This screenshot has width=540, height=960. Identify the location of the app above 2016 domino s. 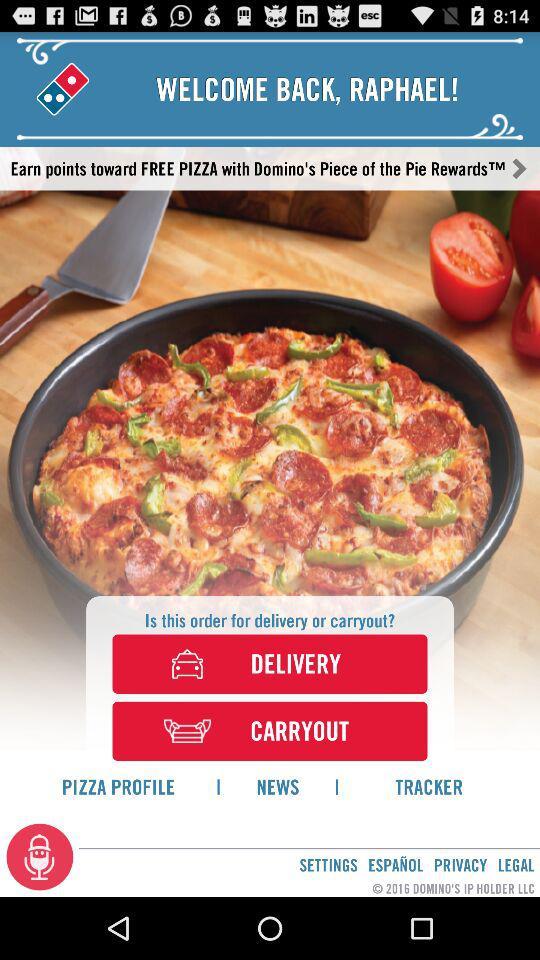
(395, 864).